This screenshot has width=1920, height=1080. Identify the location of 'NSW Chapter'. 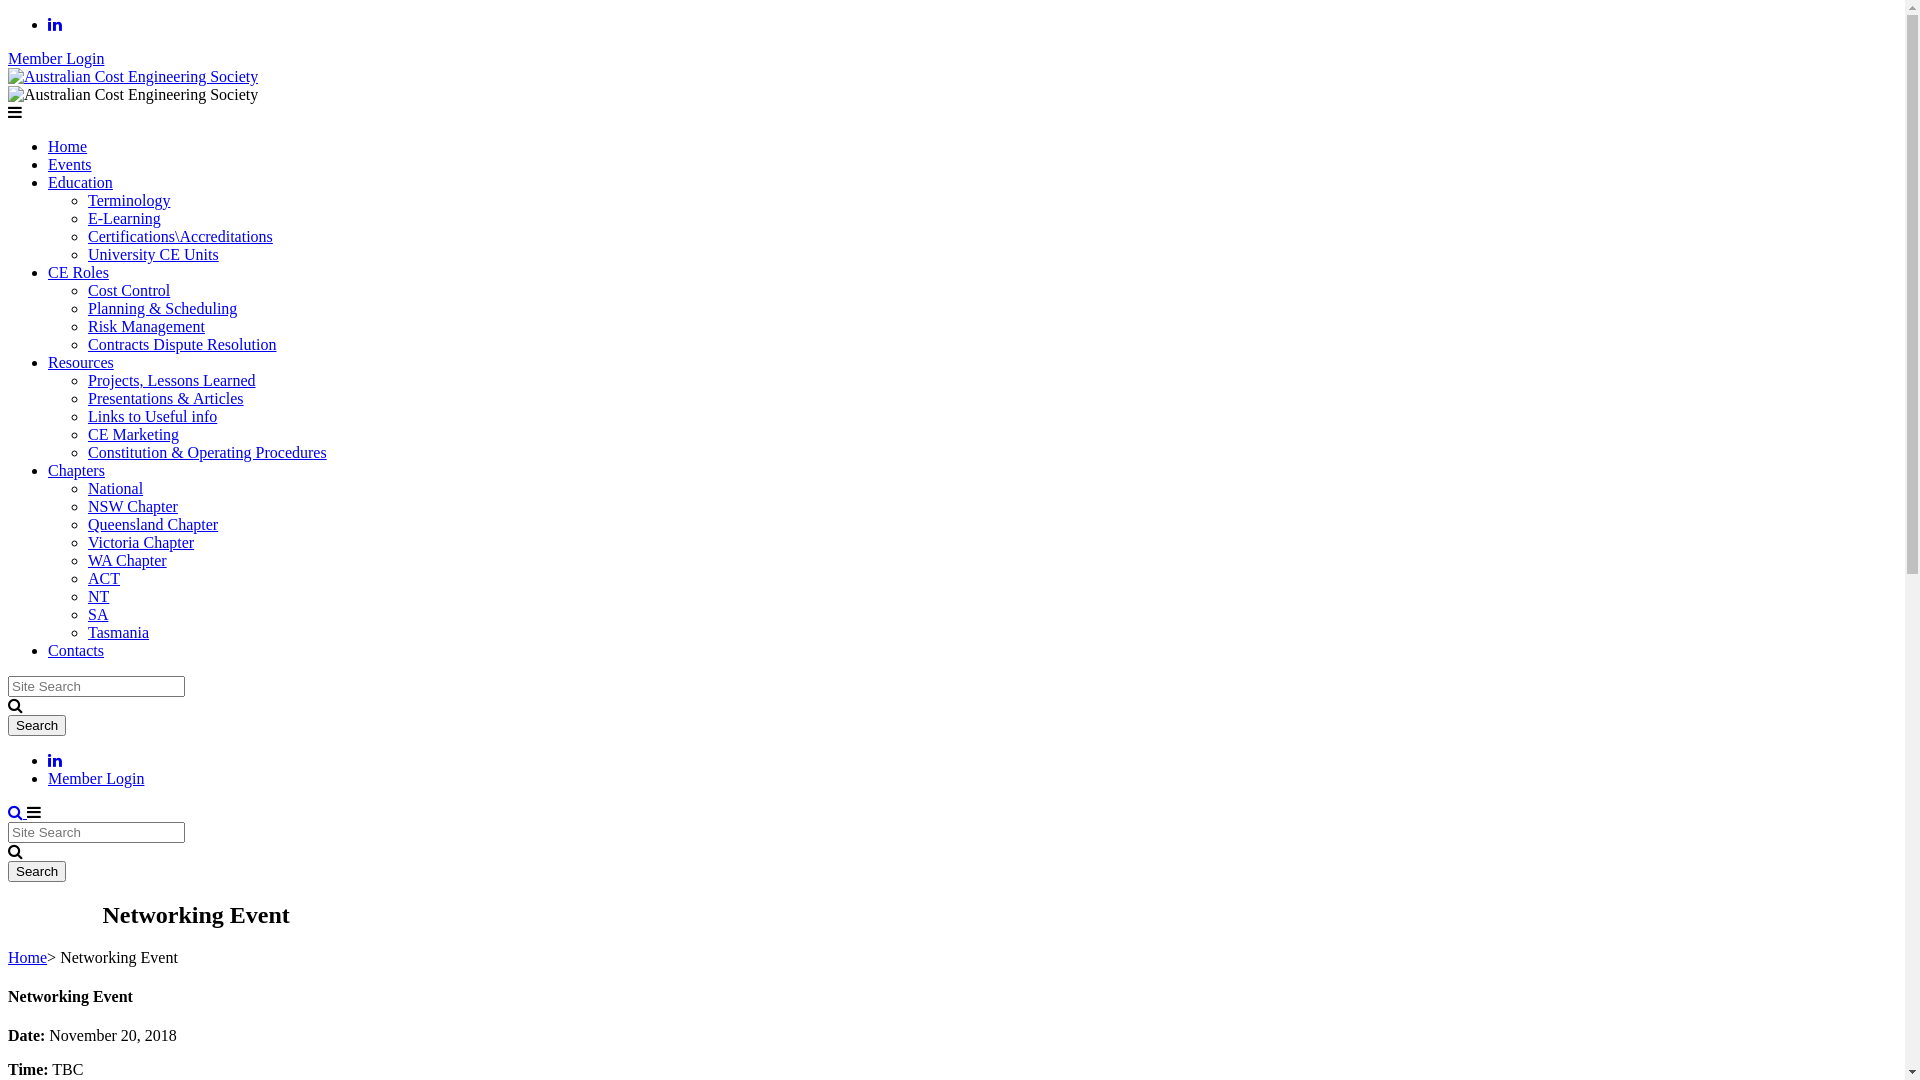
(132, 505).